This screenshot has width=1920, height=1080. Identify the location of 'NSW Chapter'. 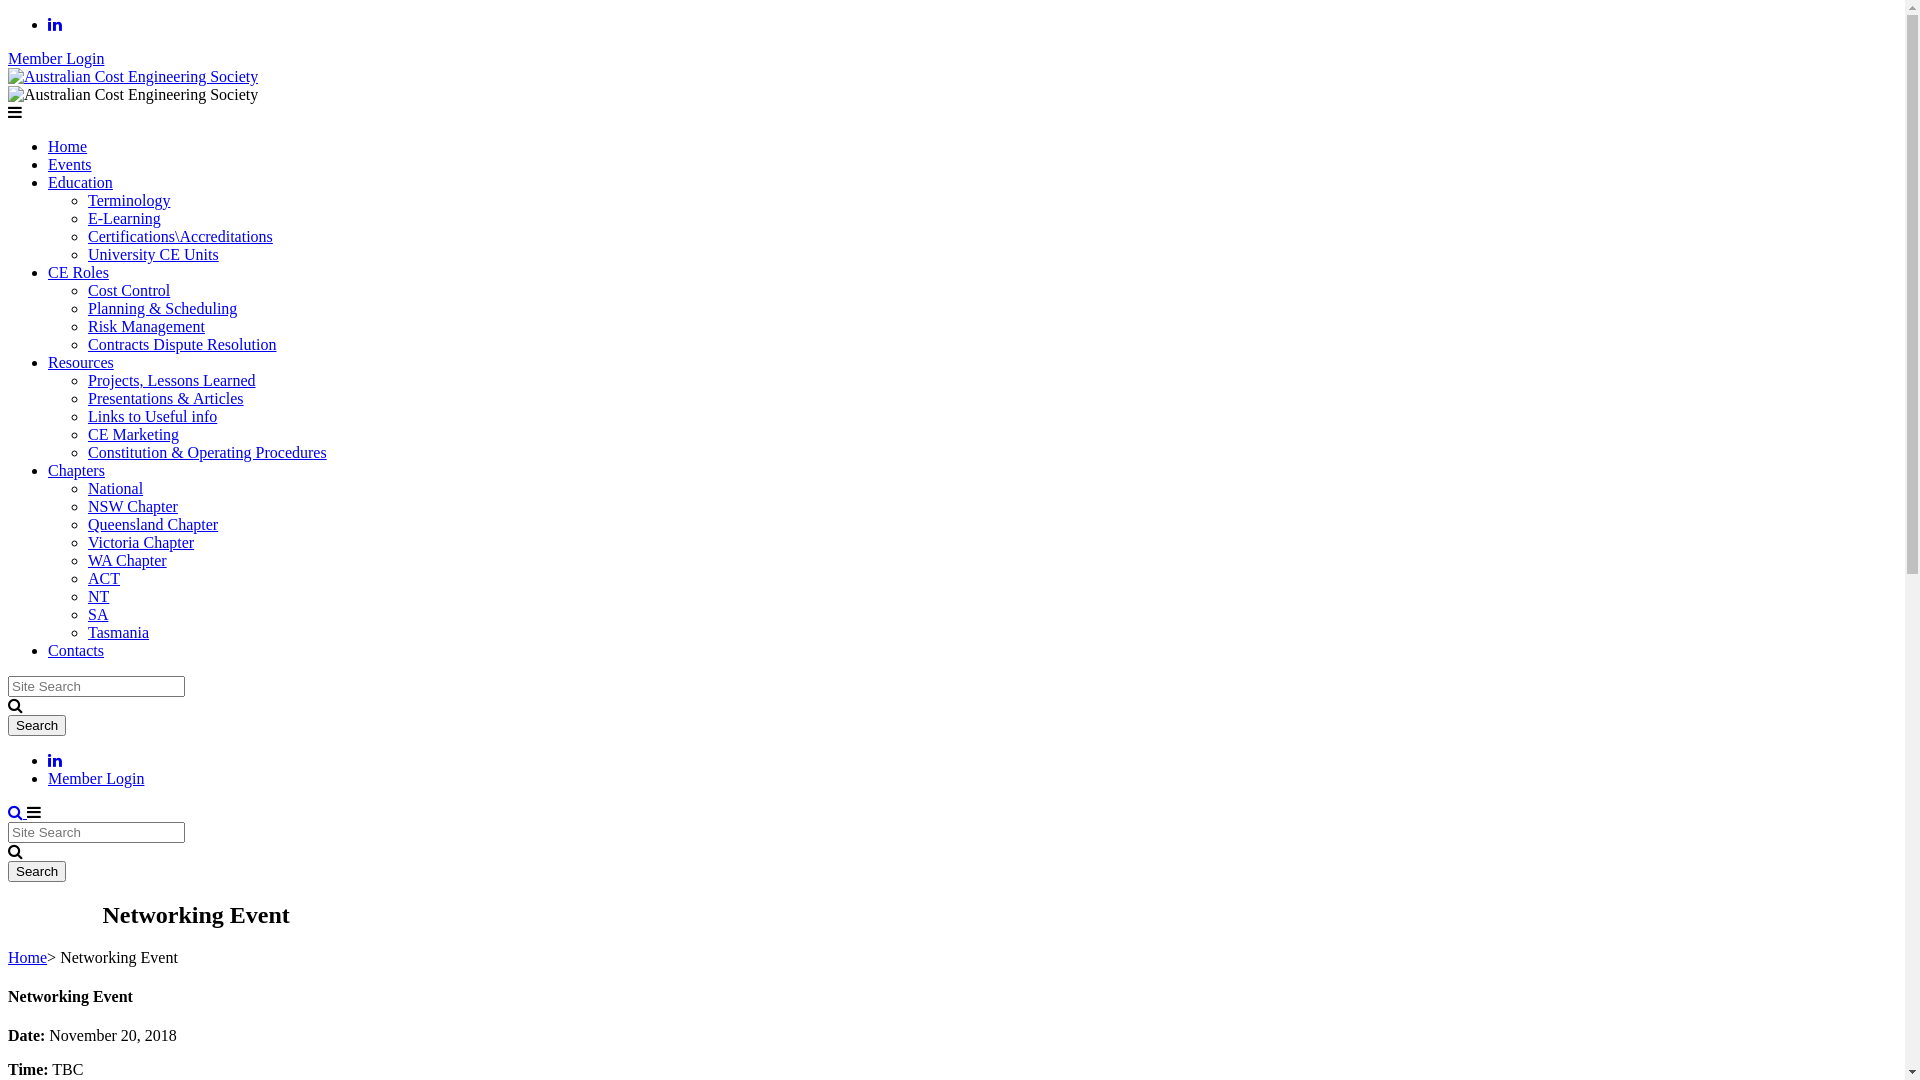
(132, 505).